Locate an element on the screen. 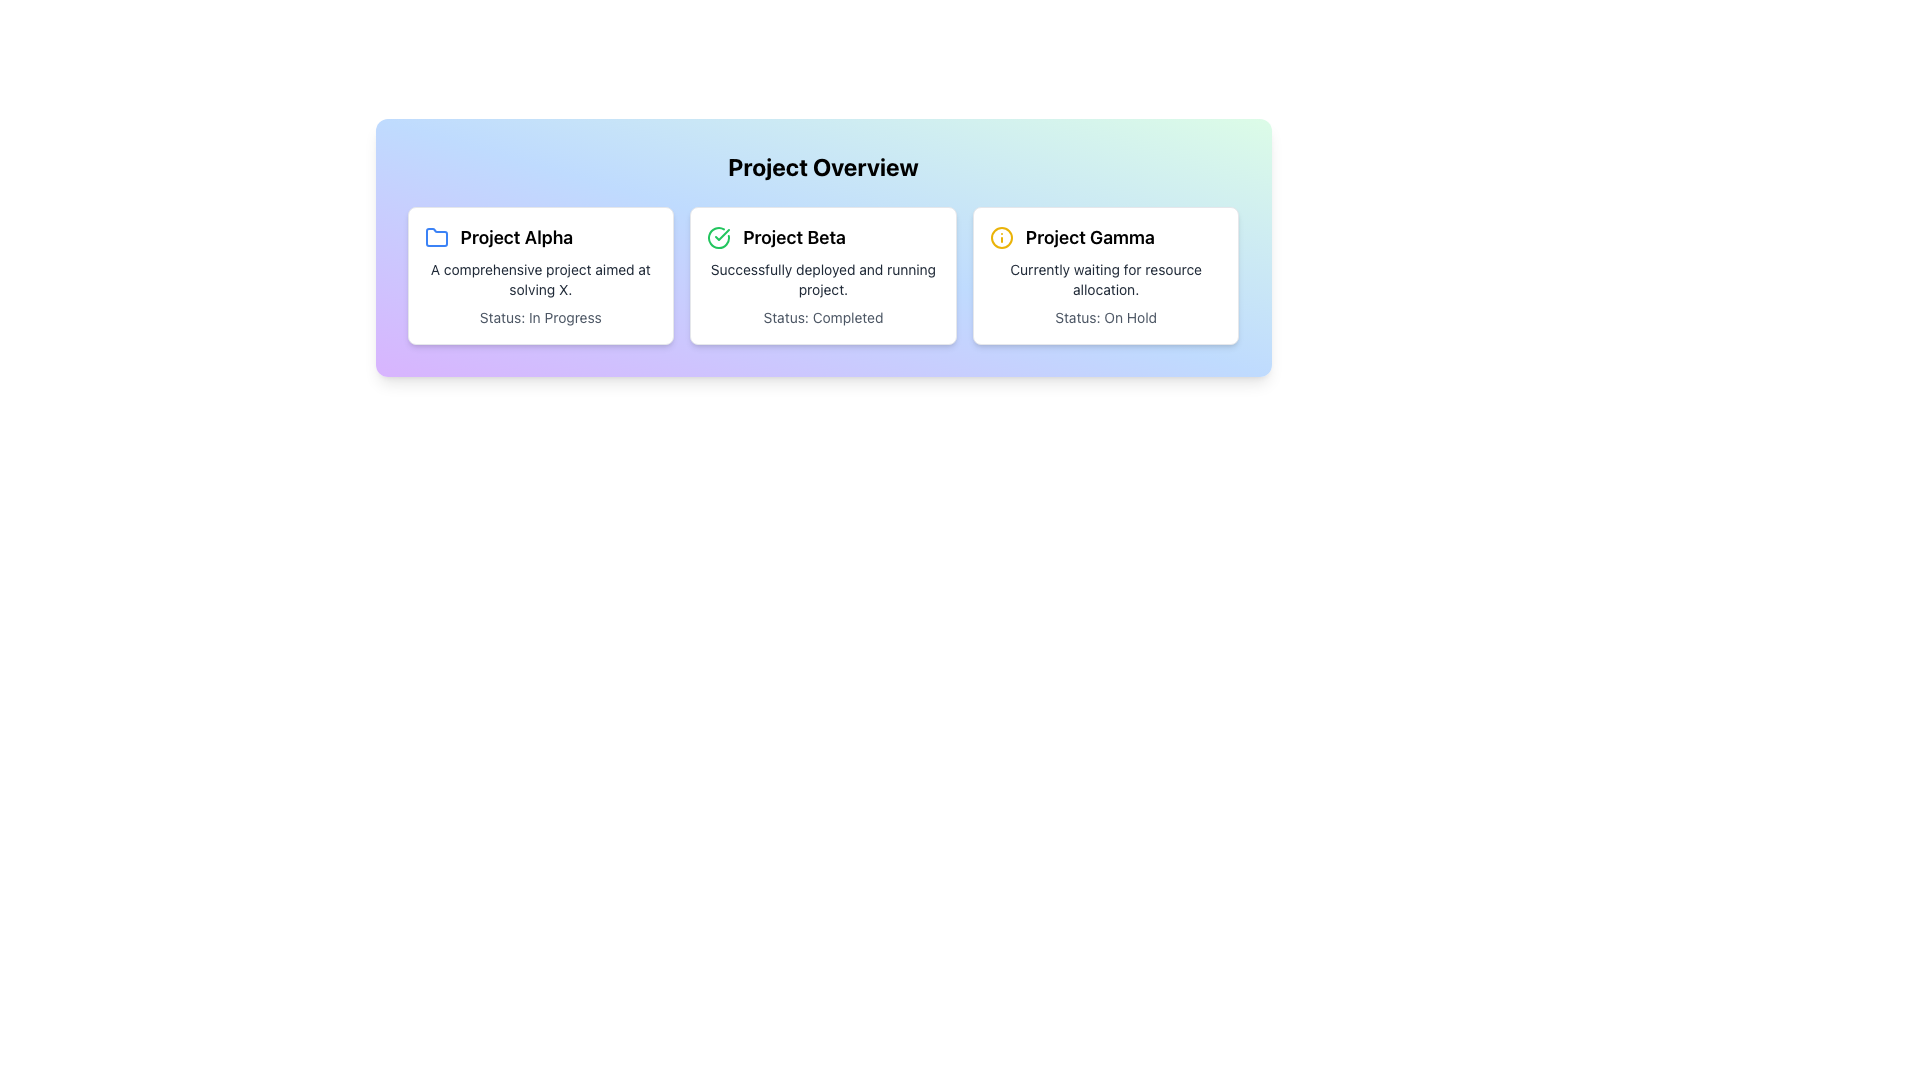 This screenshot has height=1080, width=1920. status text displayed at the bottom of the 'Project Alpha' card, which provides current state information about the project is located at coordinates (540, 316).